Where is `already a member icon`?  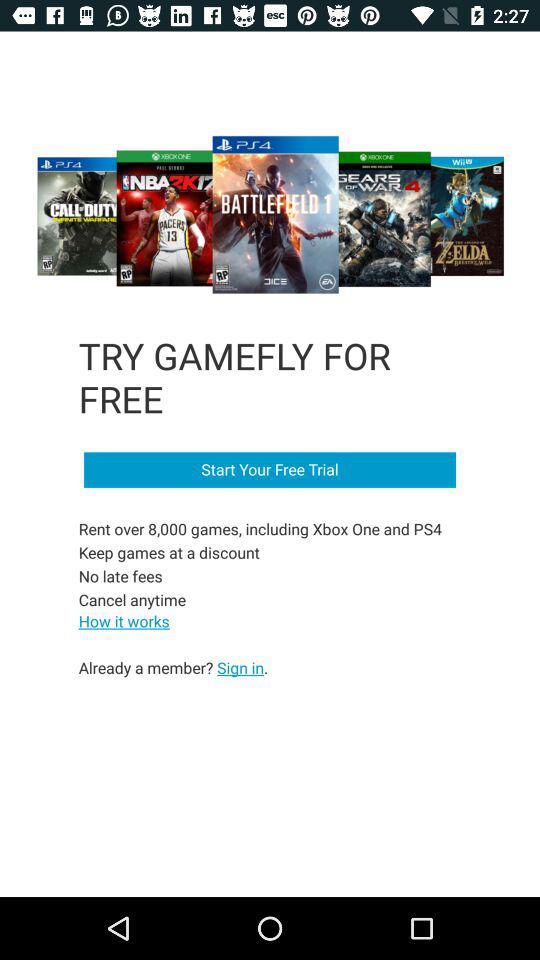 already a member icon is located at coordinates (173, 667).